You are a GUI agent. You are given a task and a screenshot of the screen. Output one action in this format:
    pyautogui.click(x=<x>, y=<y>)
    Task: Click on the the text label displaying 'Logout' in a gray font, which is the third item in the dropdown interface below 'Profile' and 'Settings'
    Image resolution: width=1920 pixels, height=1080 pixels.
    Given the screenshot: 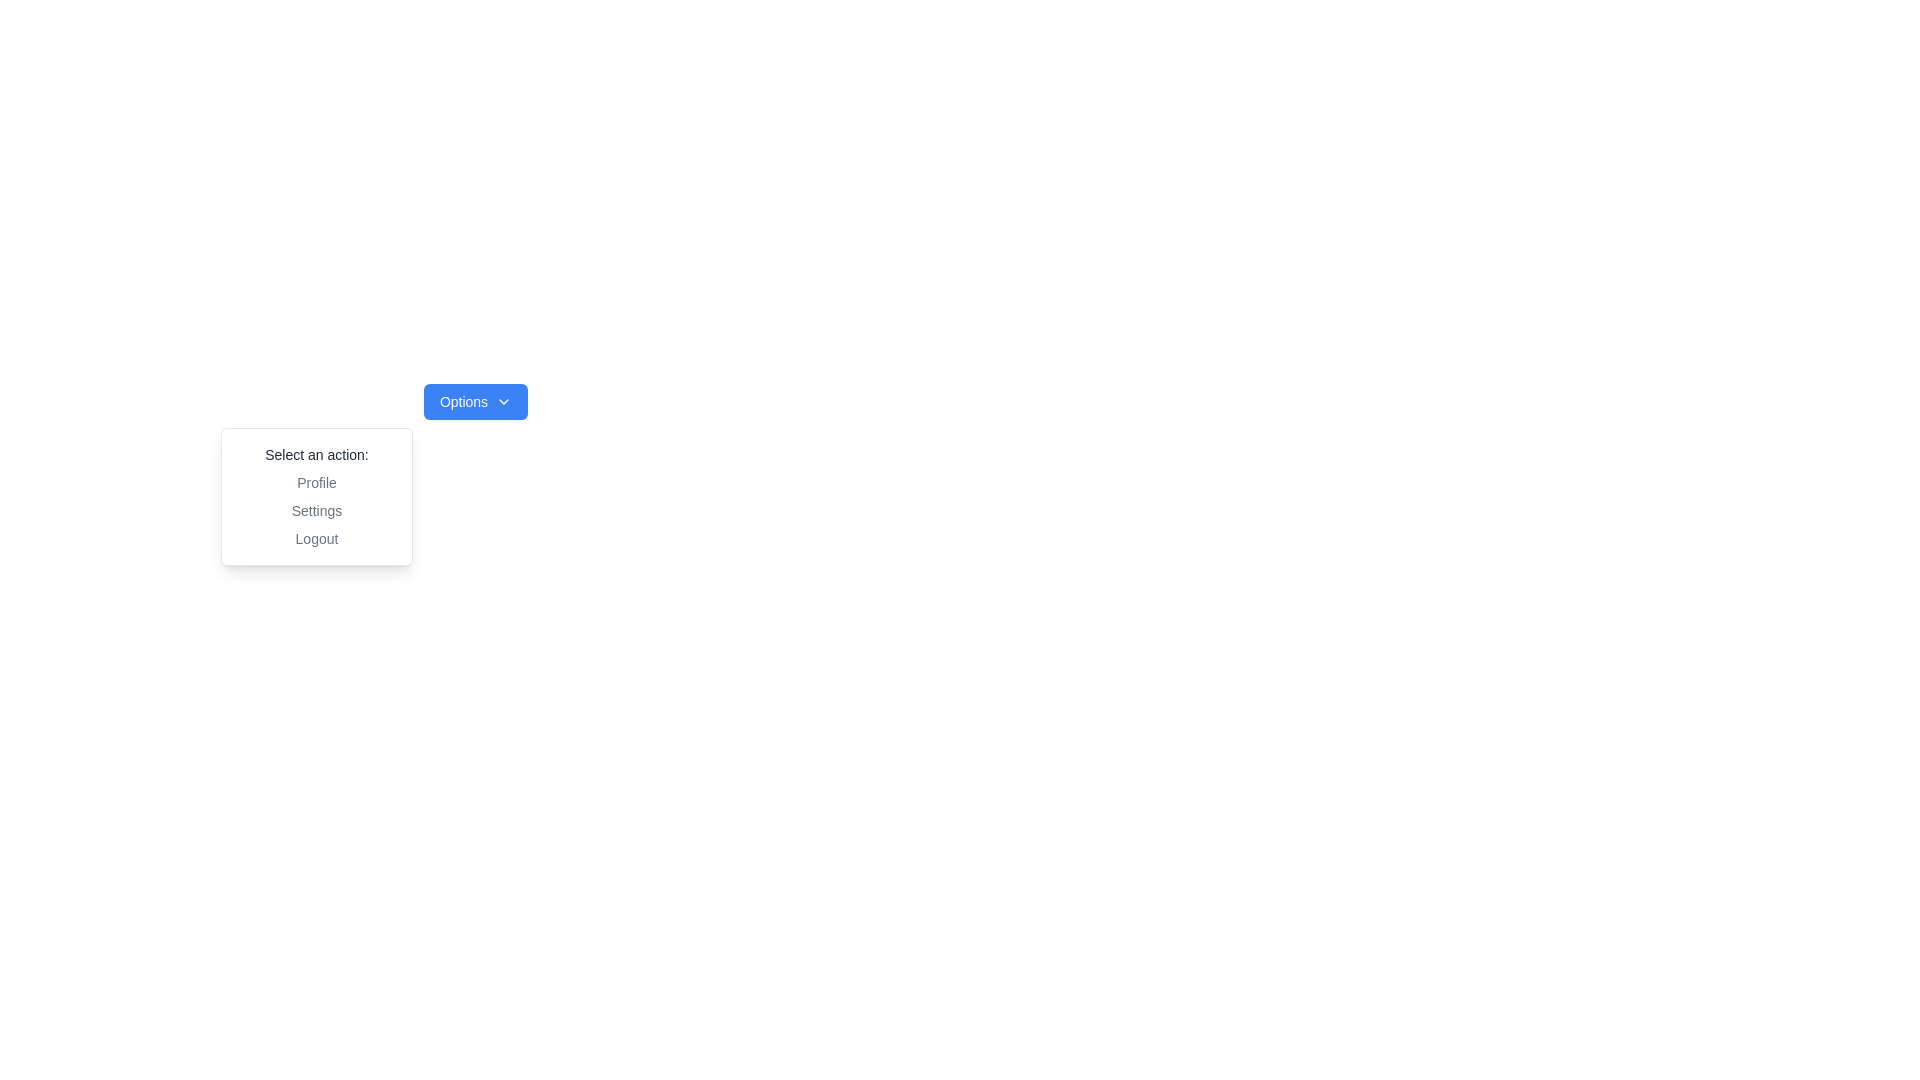 What is the action you would take?
    pyautogui.click(x=315, y=538)
    